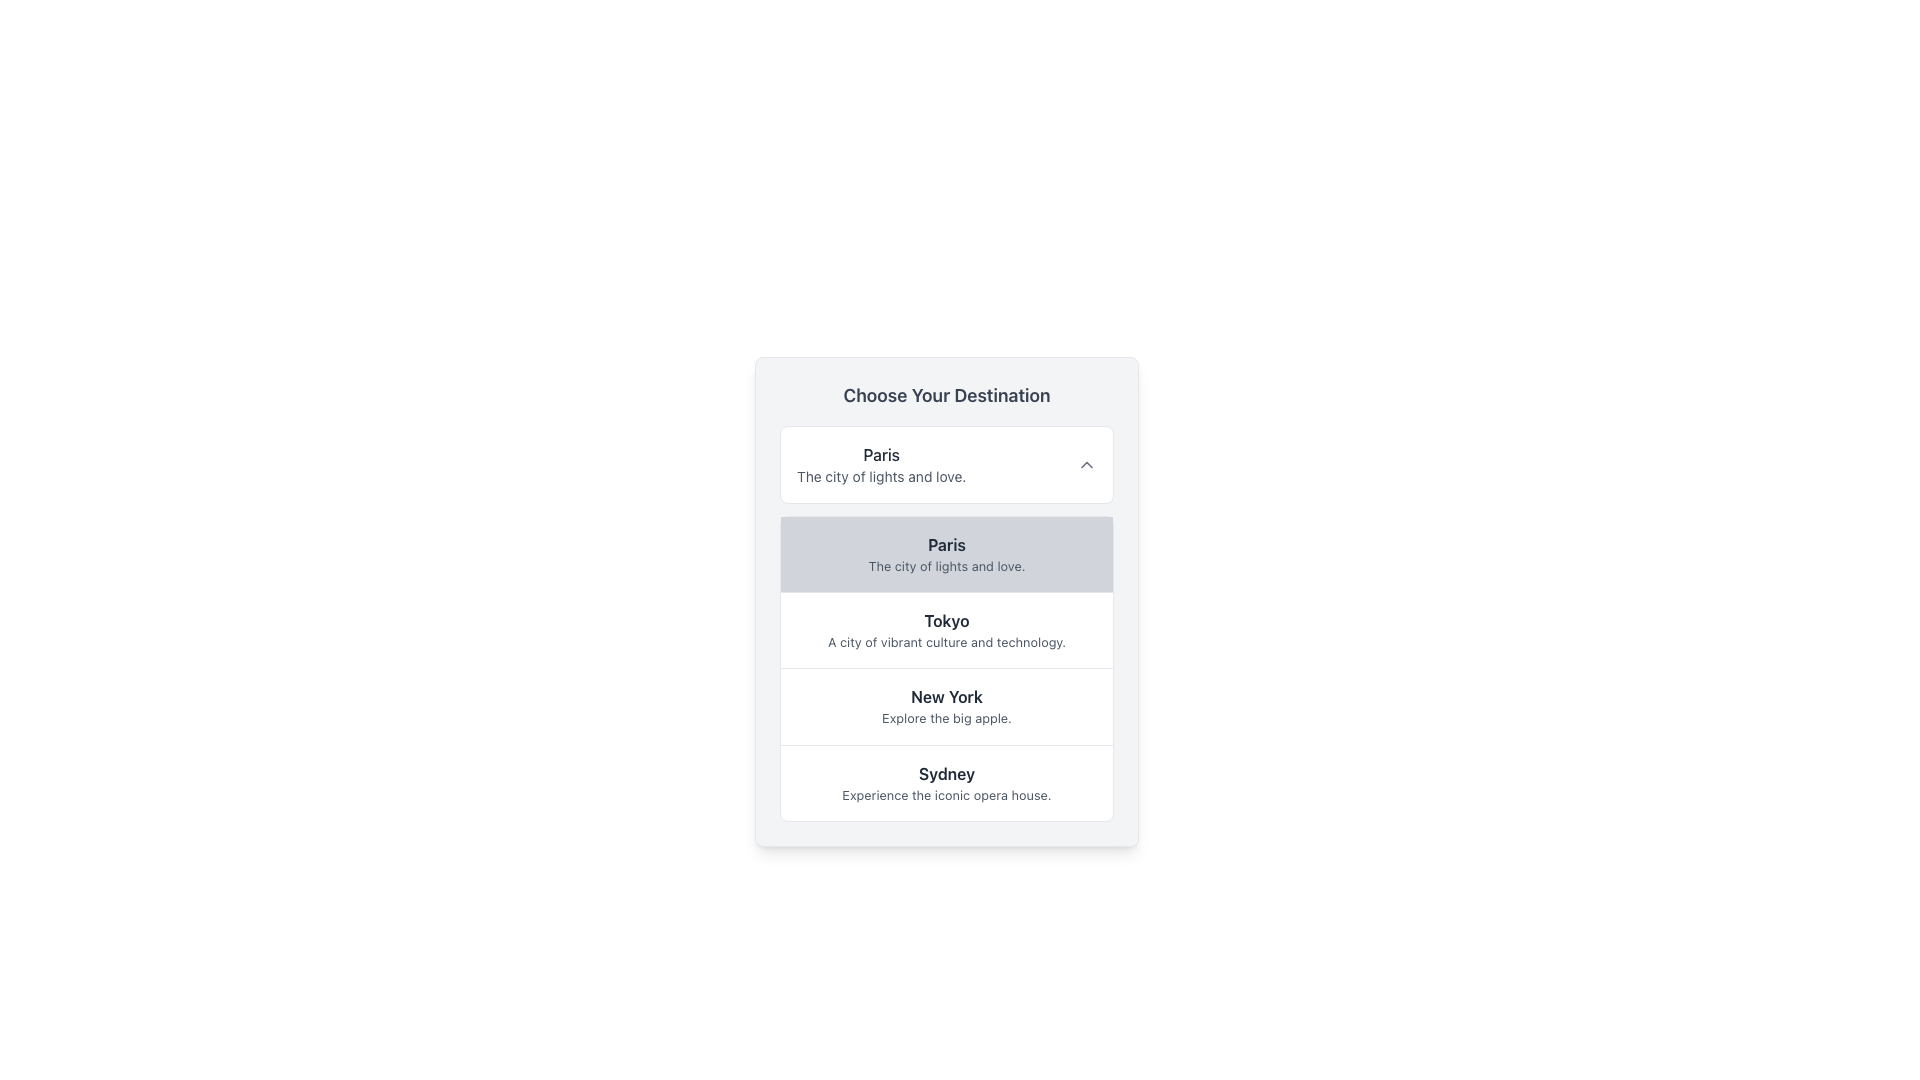 The height and width of the screenshot is (1080, 1920). I want to click on the text label providing additional information about the destination 'Paris' within the list of destinations, so click(945, 566).